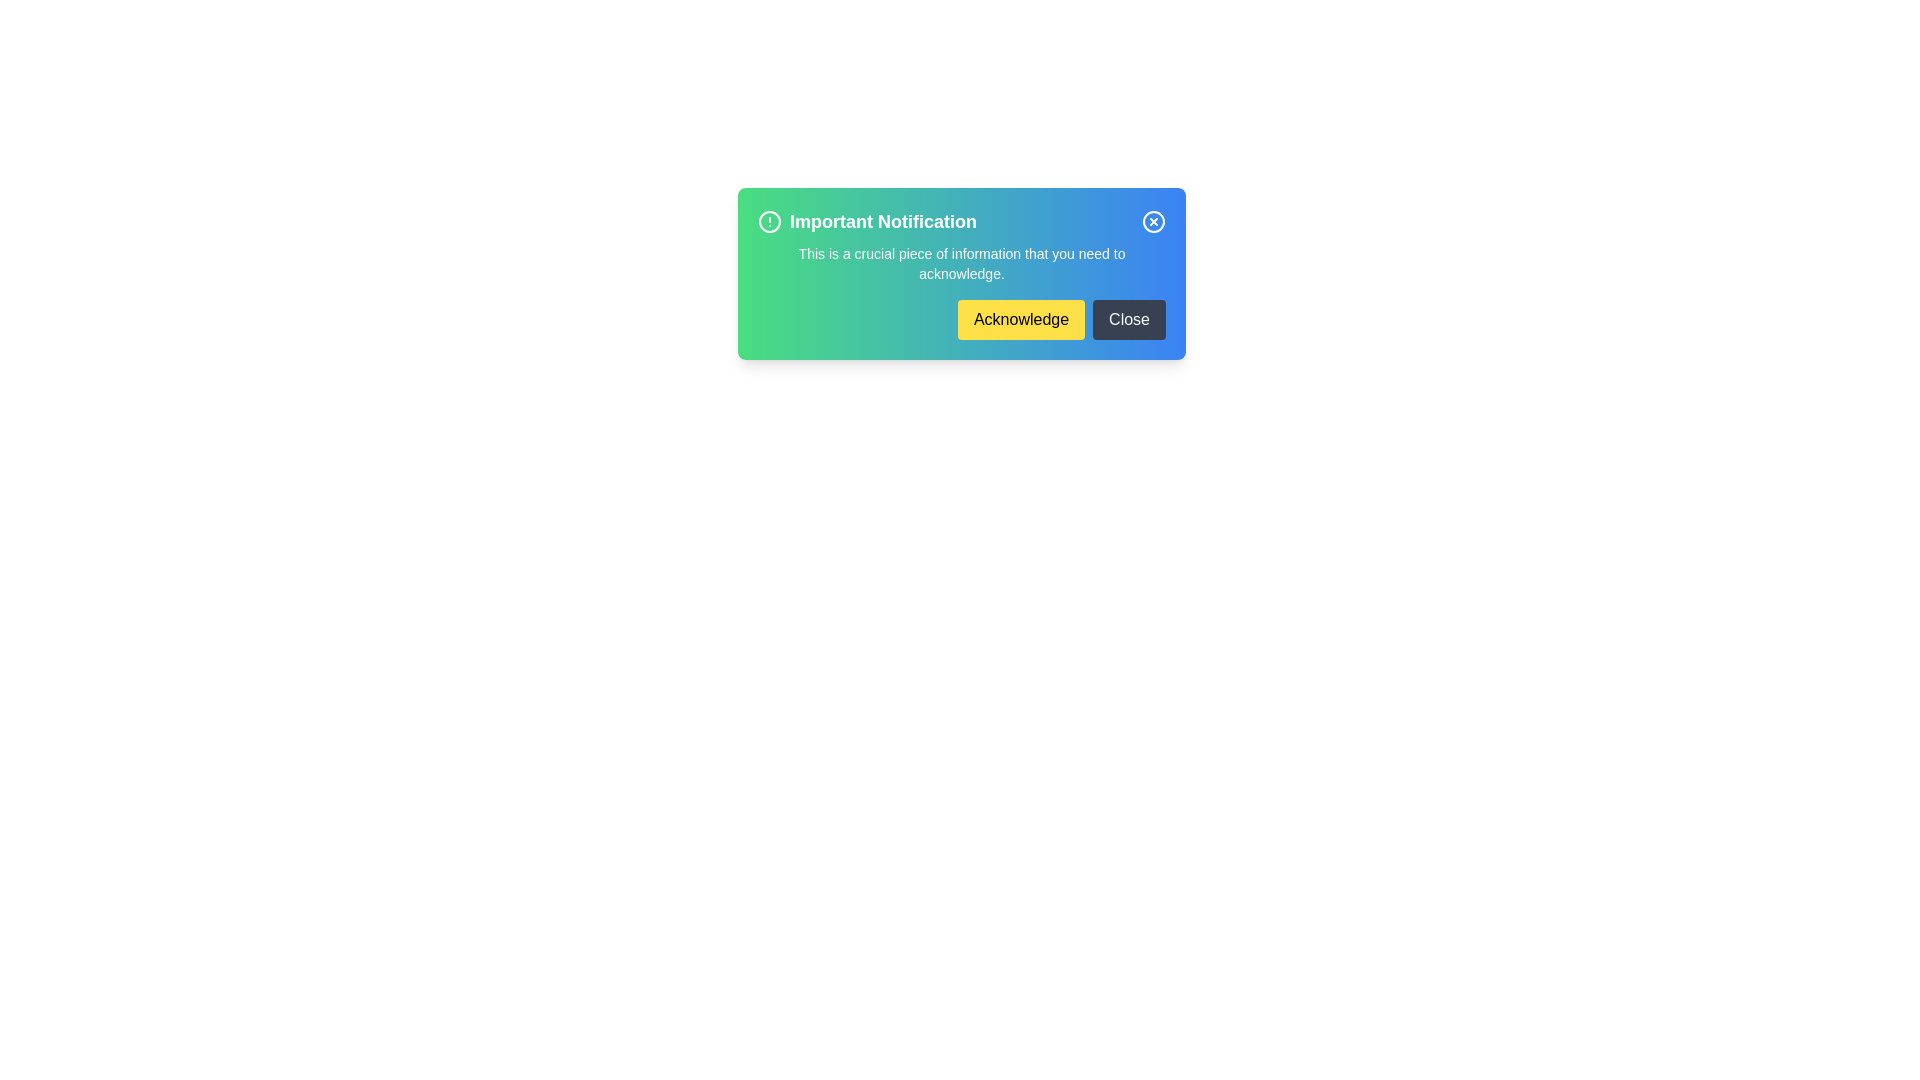 The image size is (1920, 1080). What do you see at coordinates (1153, 222) in the screenshot?
I see `the close button located in the top-right corner of the 'Important Notification' box` at bounding box center [1153, 222].